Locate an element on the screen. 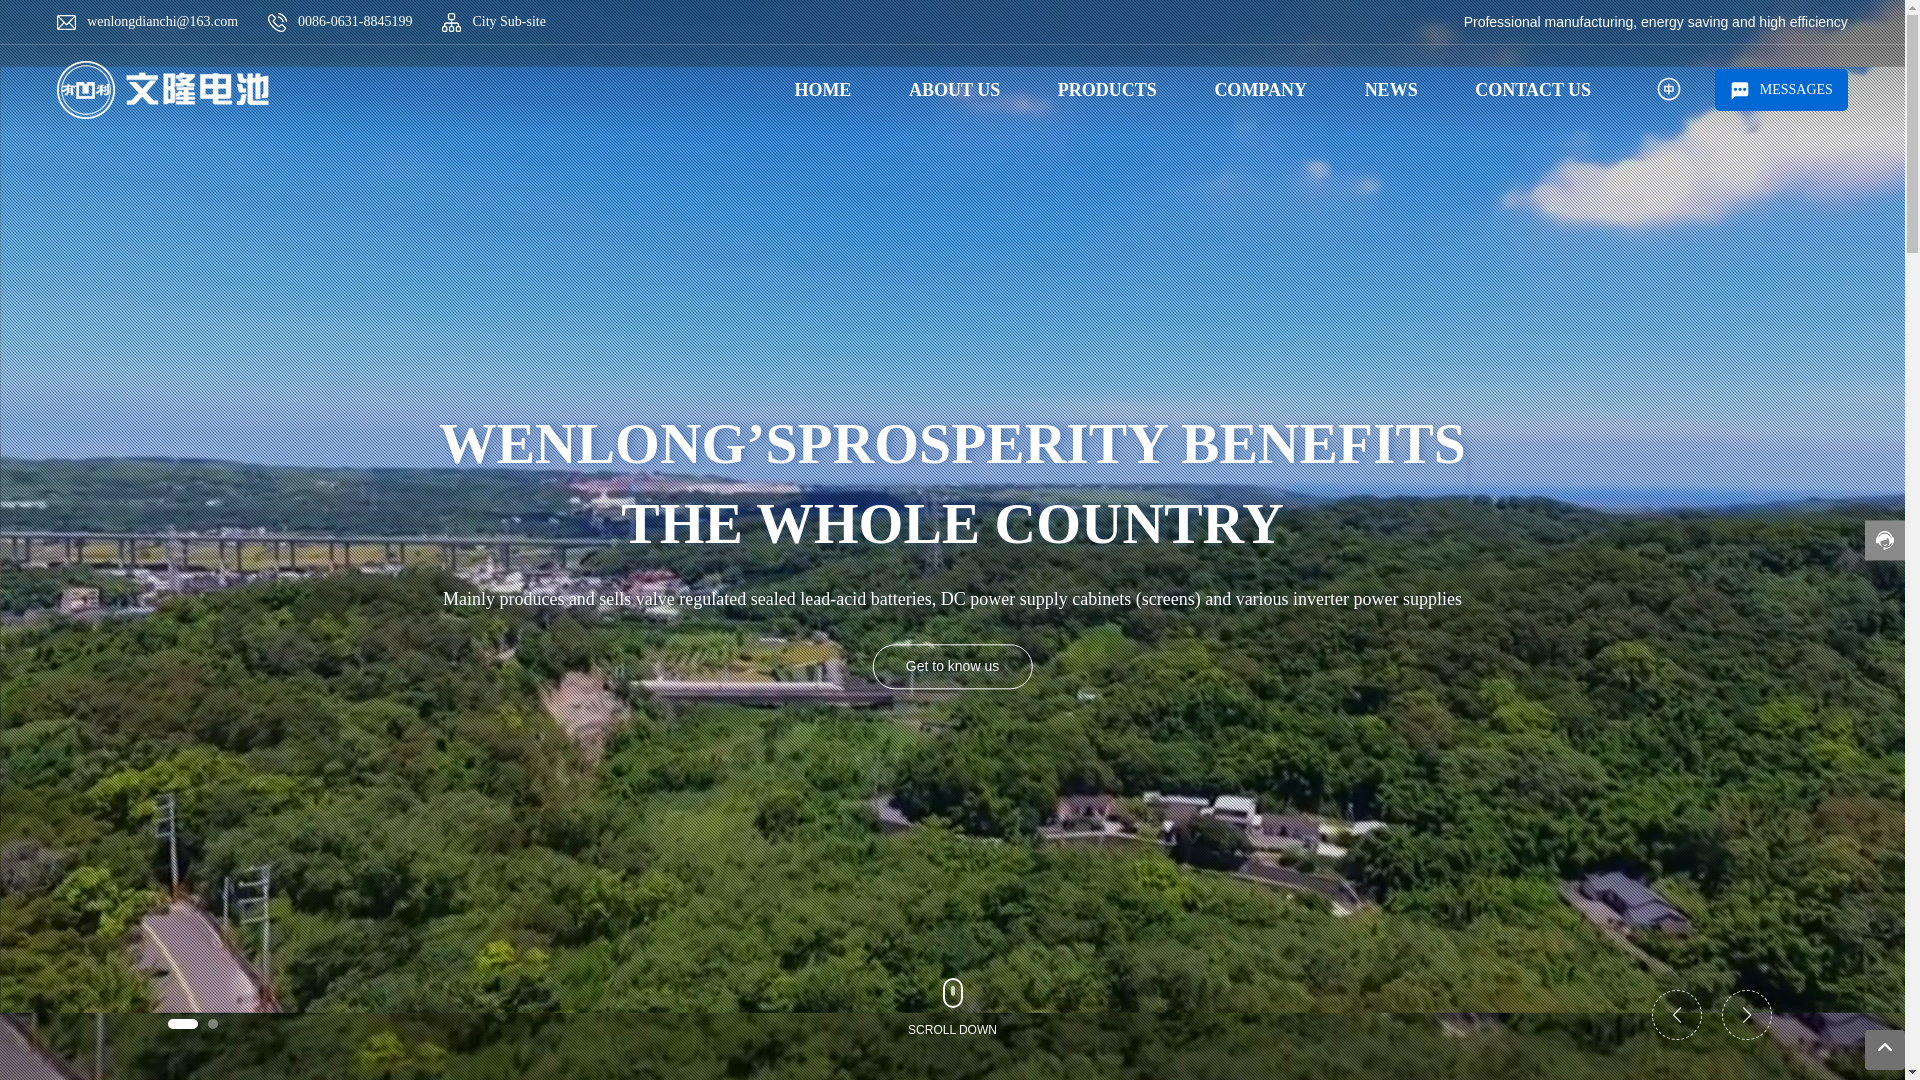 This screenshot has width=1920, height=1080. 'wenlongdianchi@163.com' is located at coordinates (162, 21).